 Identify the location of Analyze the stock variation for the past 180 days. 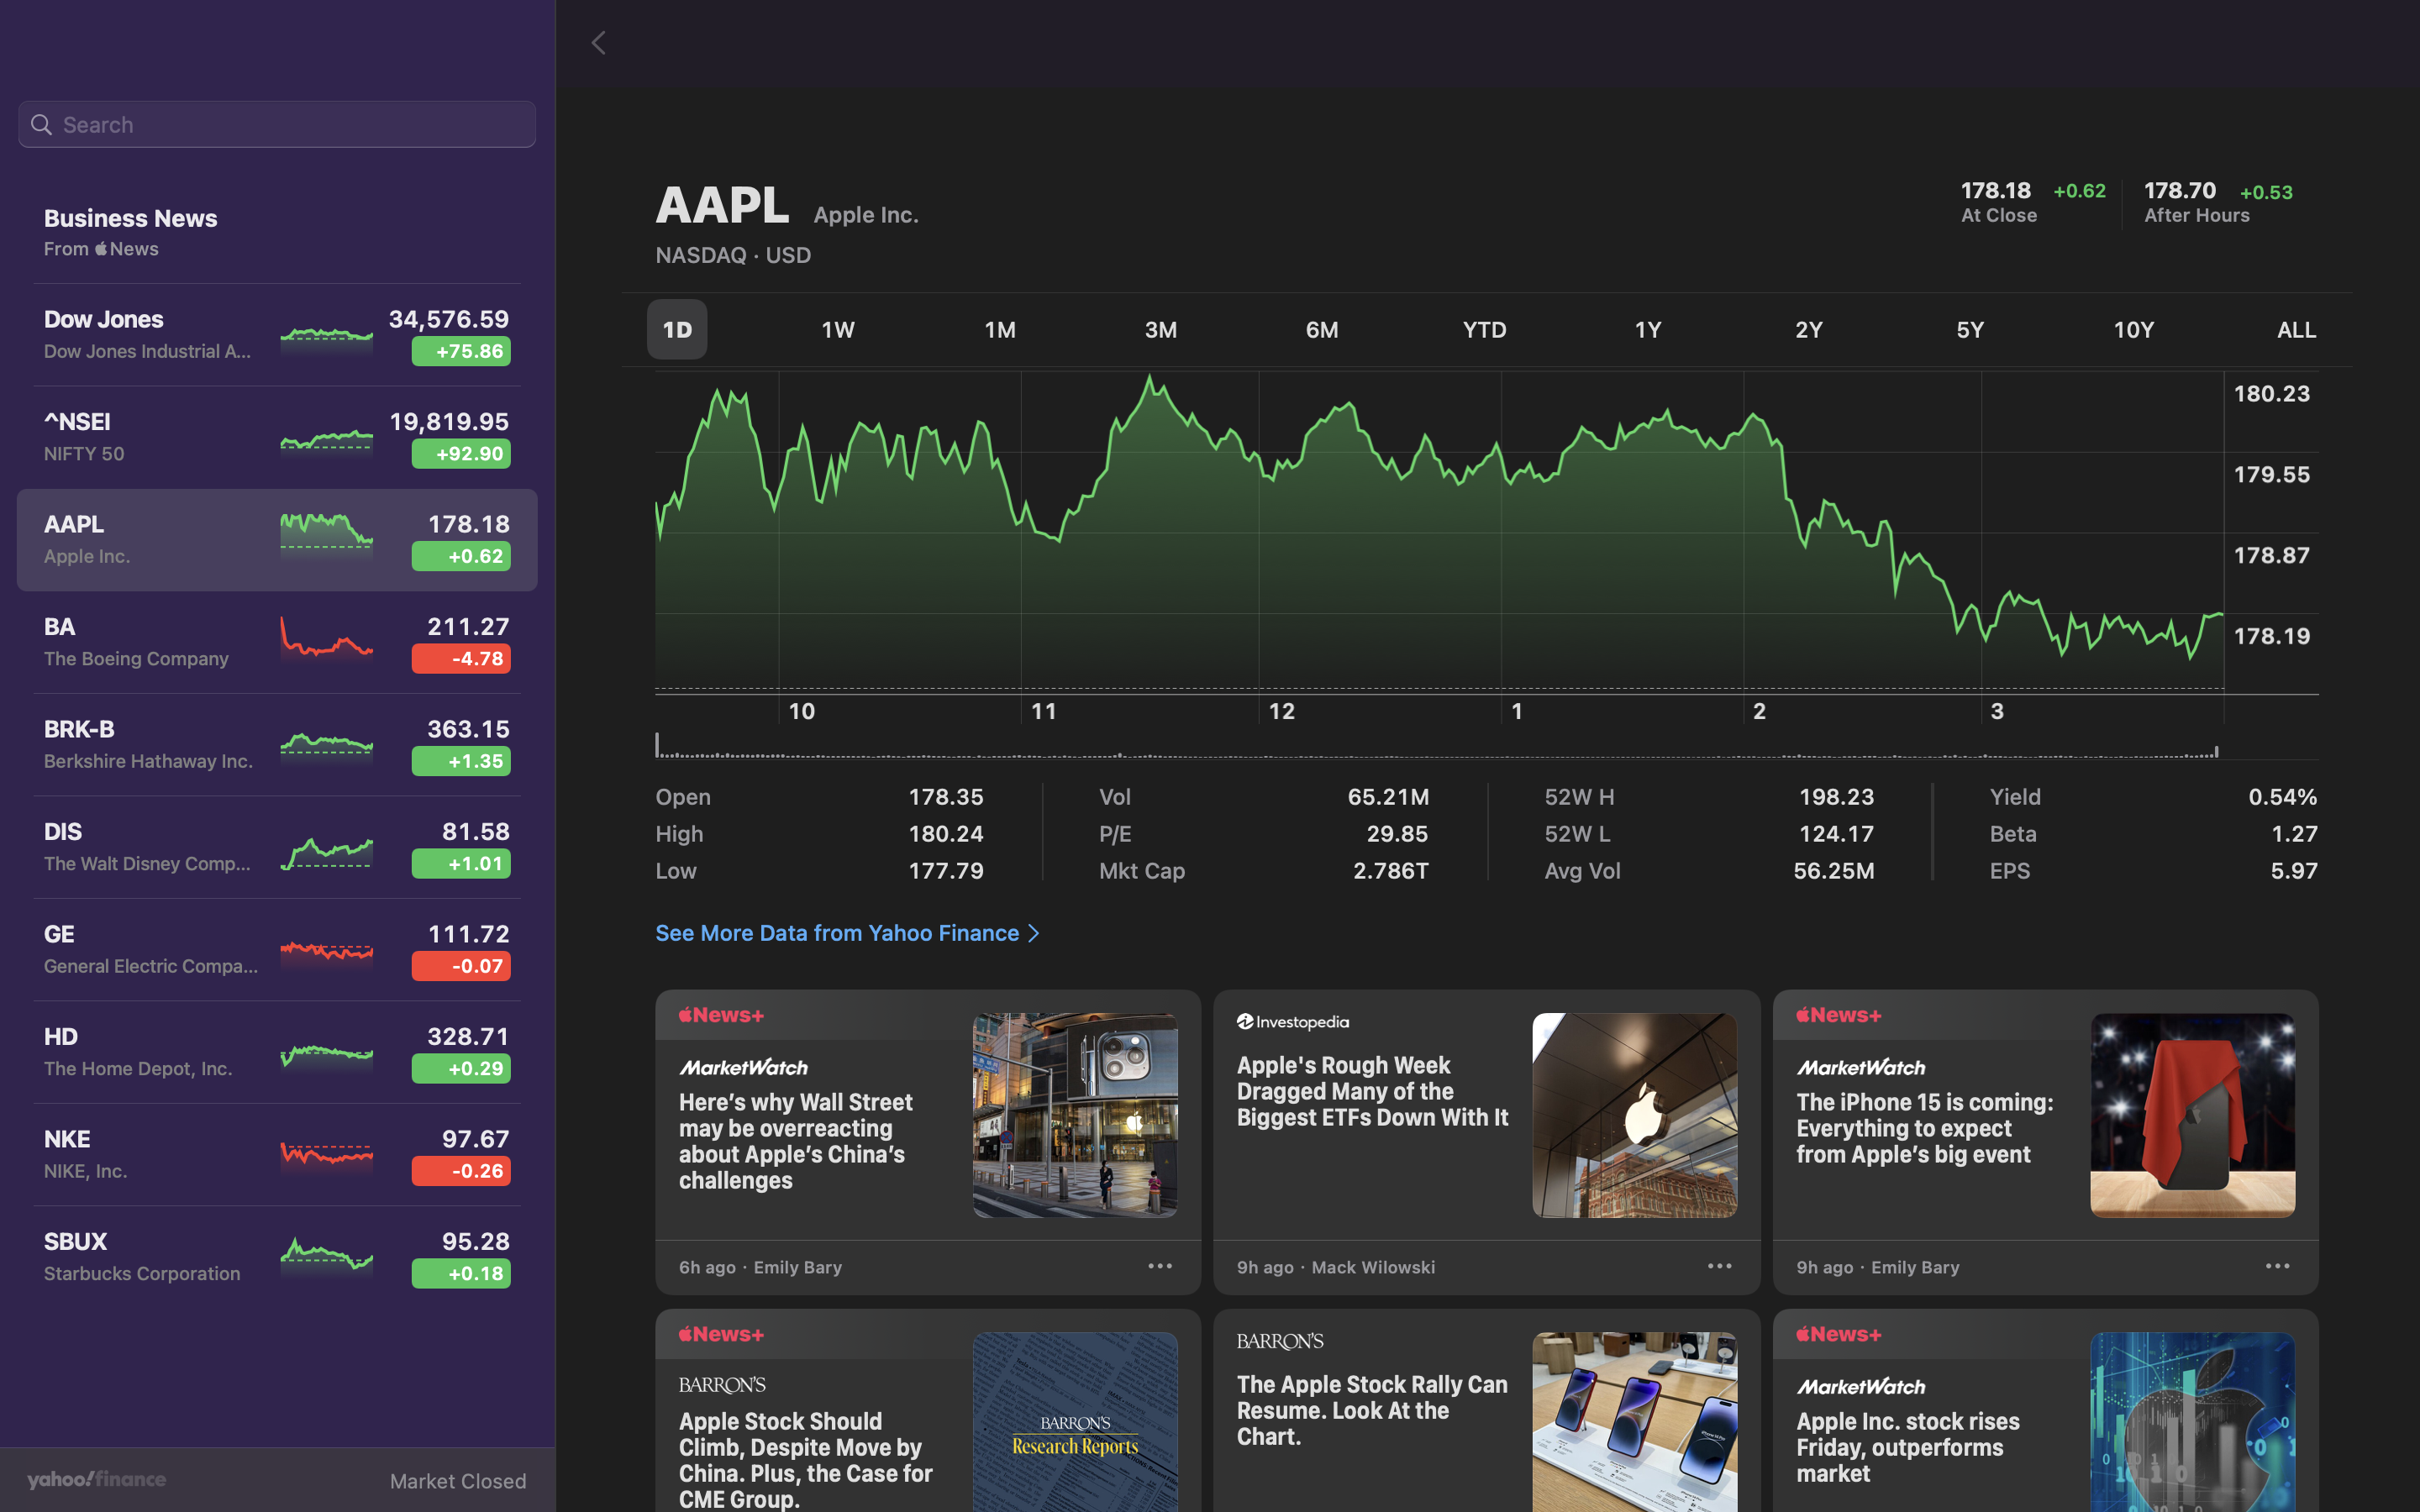
(1326, 325).